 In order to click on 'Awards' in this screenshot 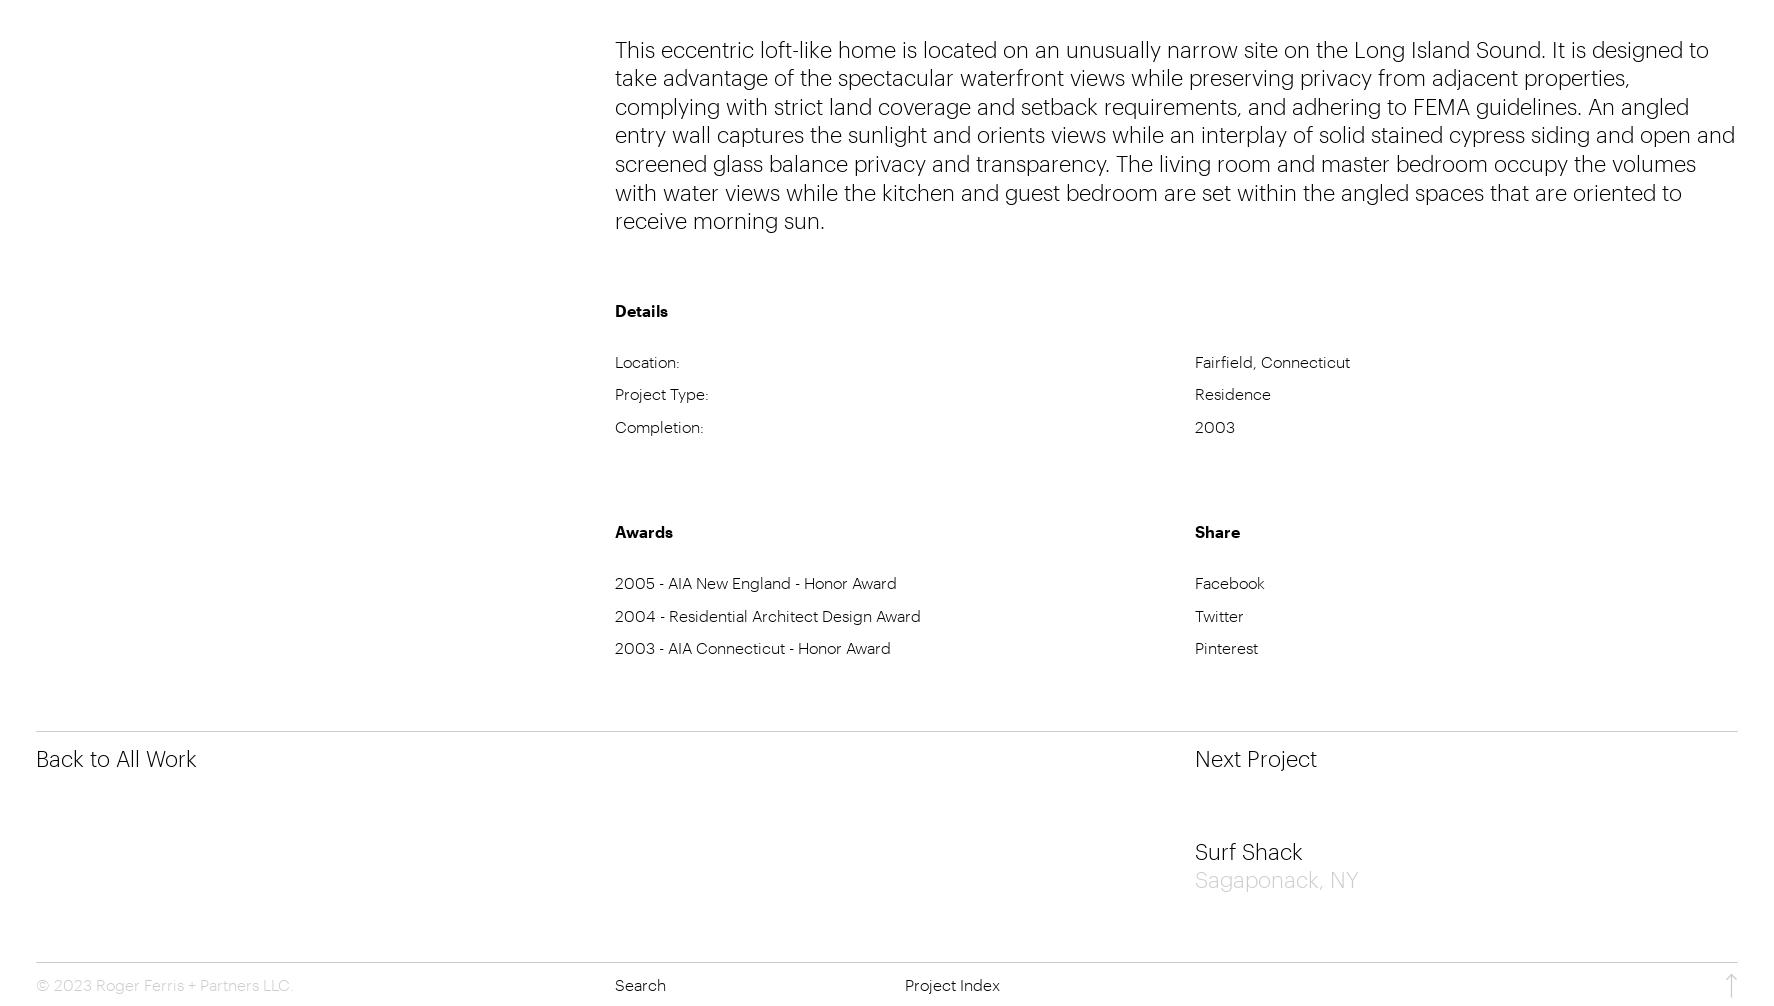, I will do `click(614, 530)`.